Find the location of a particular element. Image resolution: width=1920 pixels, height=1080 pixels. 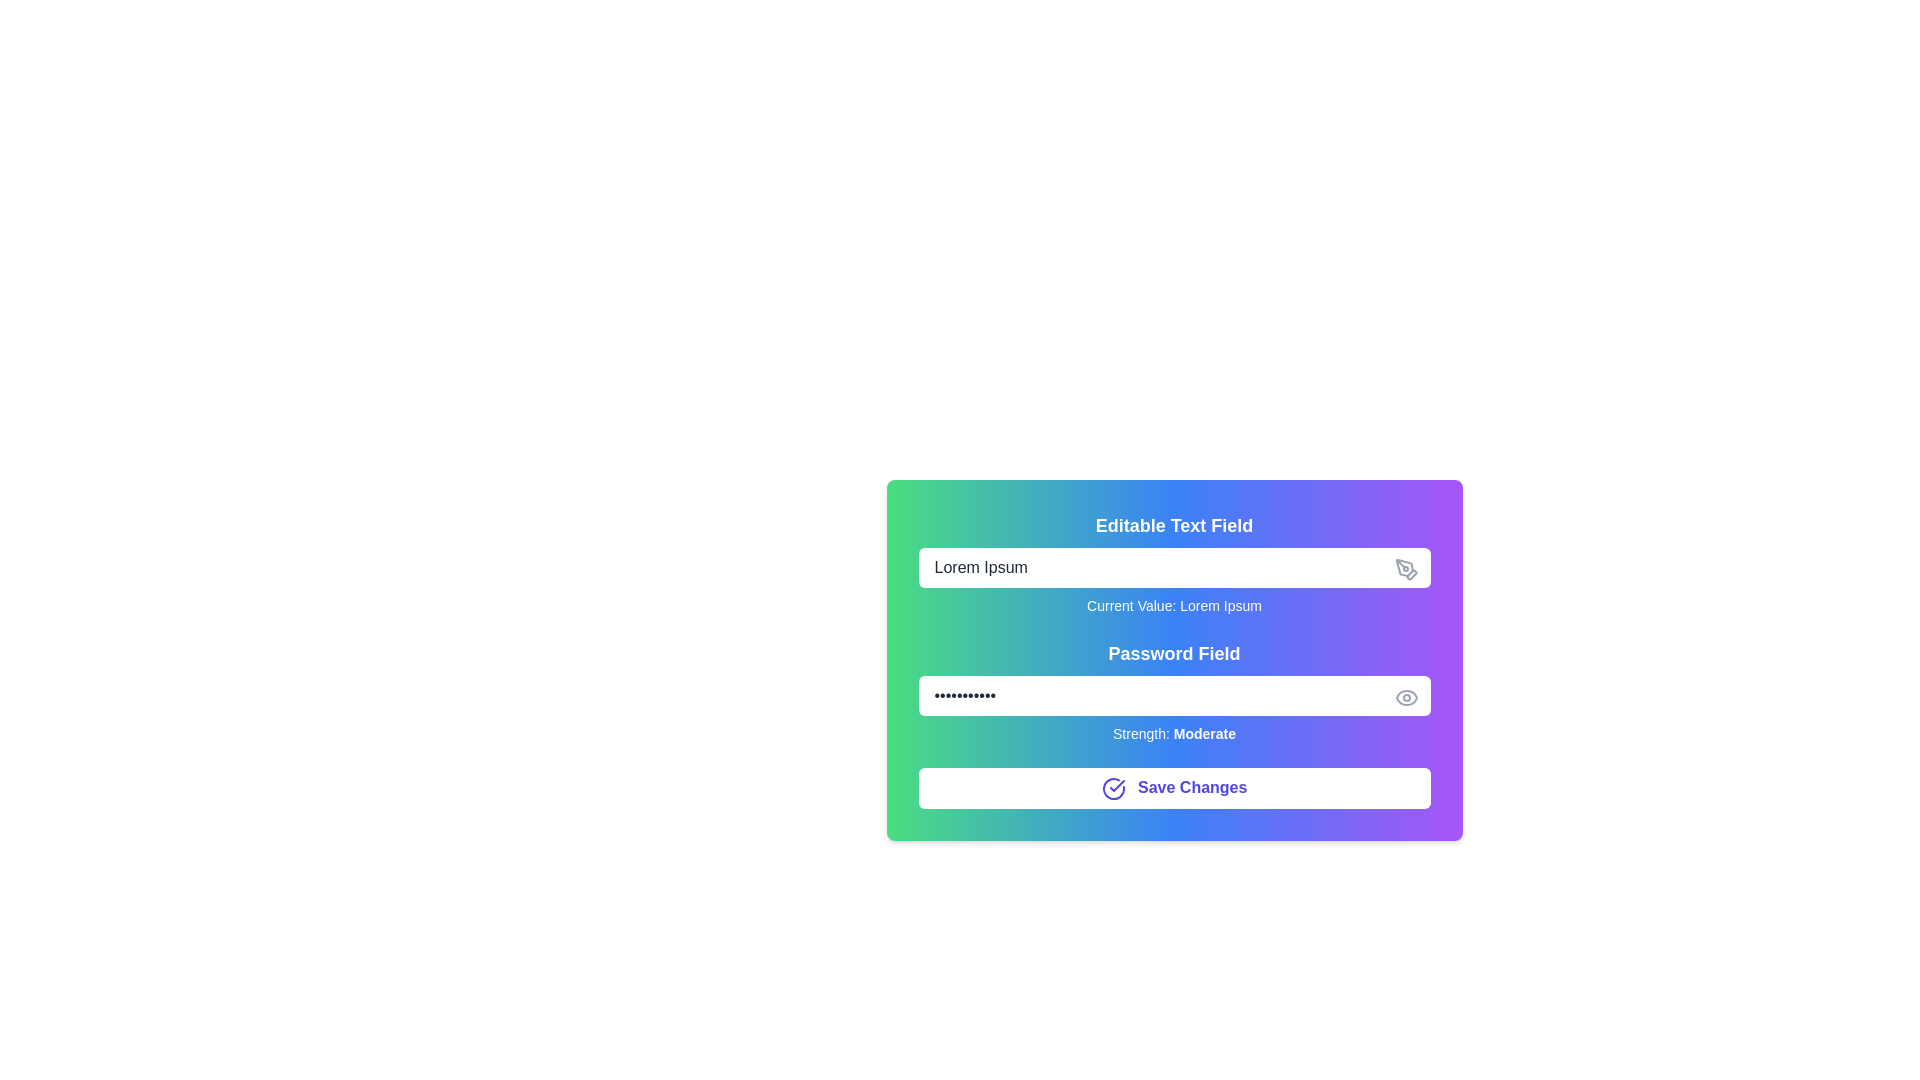

the Password input field by pressing the Tab key to focus on it, which is styled with a white background and rounded edges, featuring the placeholder text 'Enter your password.' is located at coordinates (1174, 694).